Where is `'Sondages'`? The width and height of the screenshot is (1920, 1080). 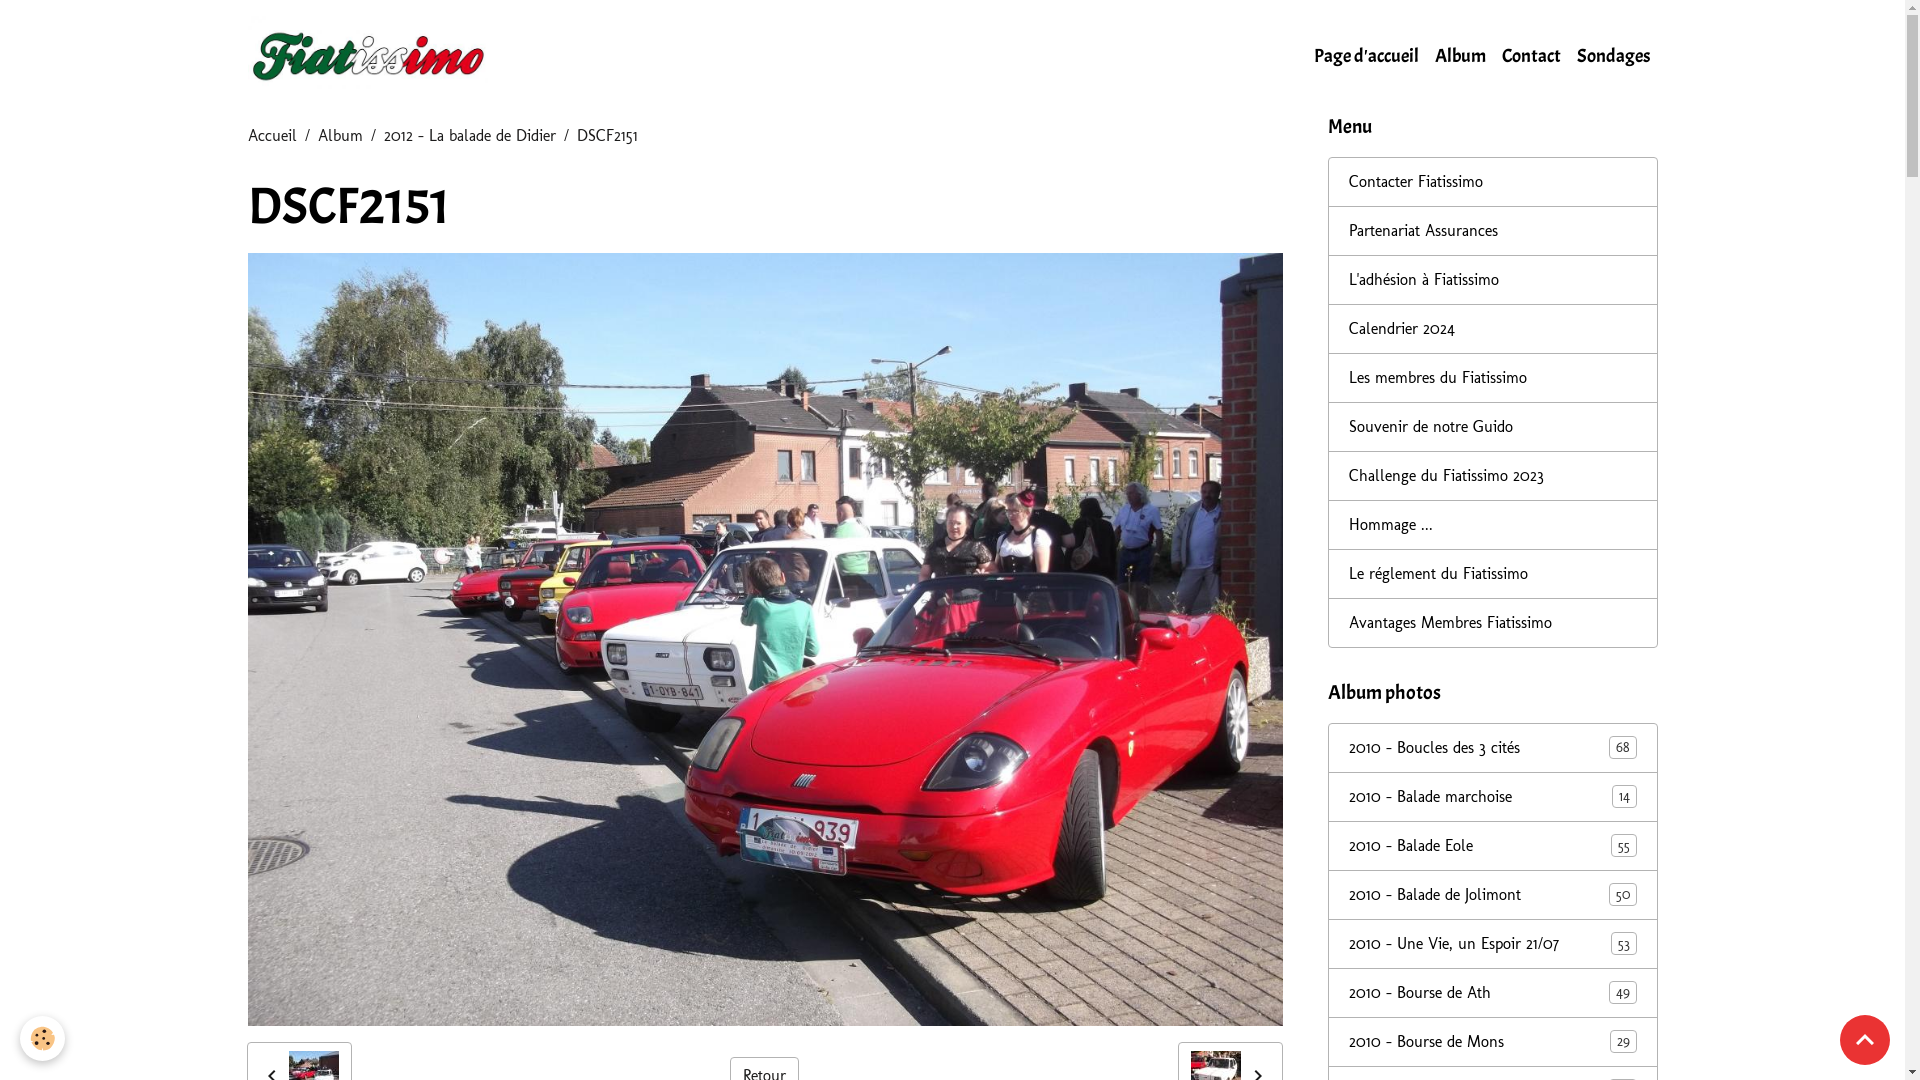 'Sondages' is located at coordinates (1567, 55).